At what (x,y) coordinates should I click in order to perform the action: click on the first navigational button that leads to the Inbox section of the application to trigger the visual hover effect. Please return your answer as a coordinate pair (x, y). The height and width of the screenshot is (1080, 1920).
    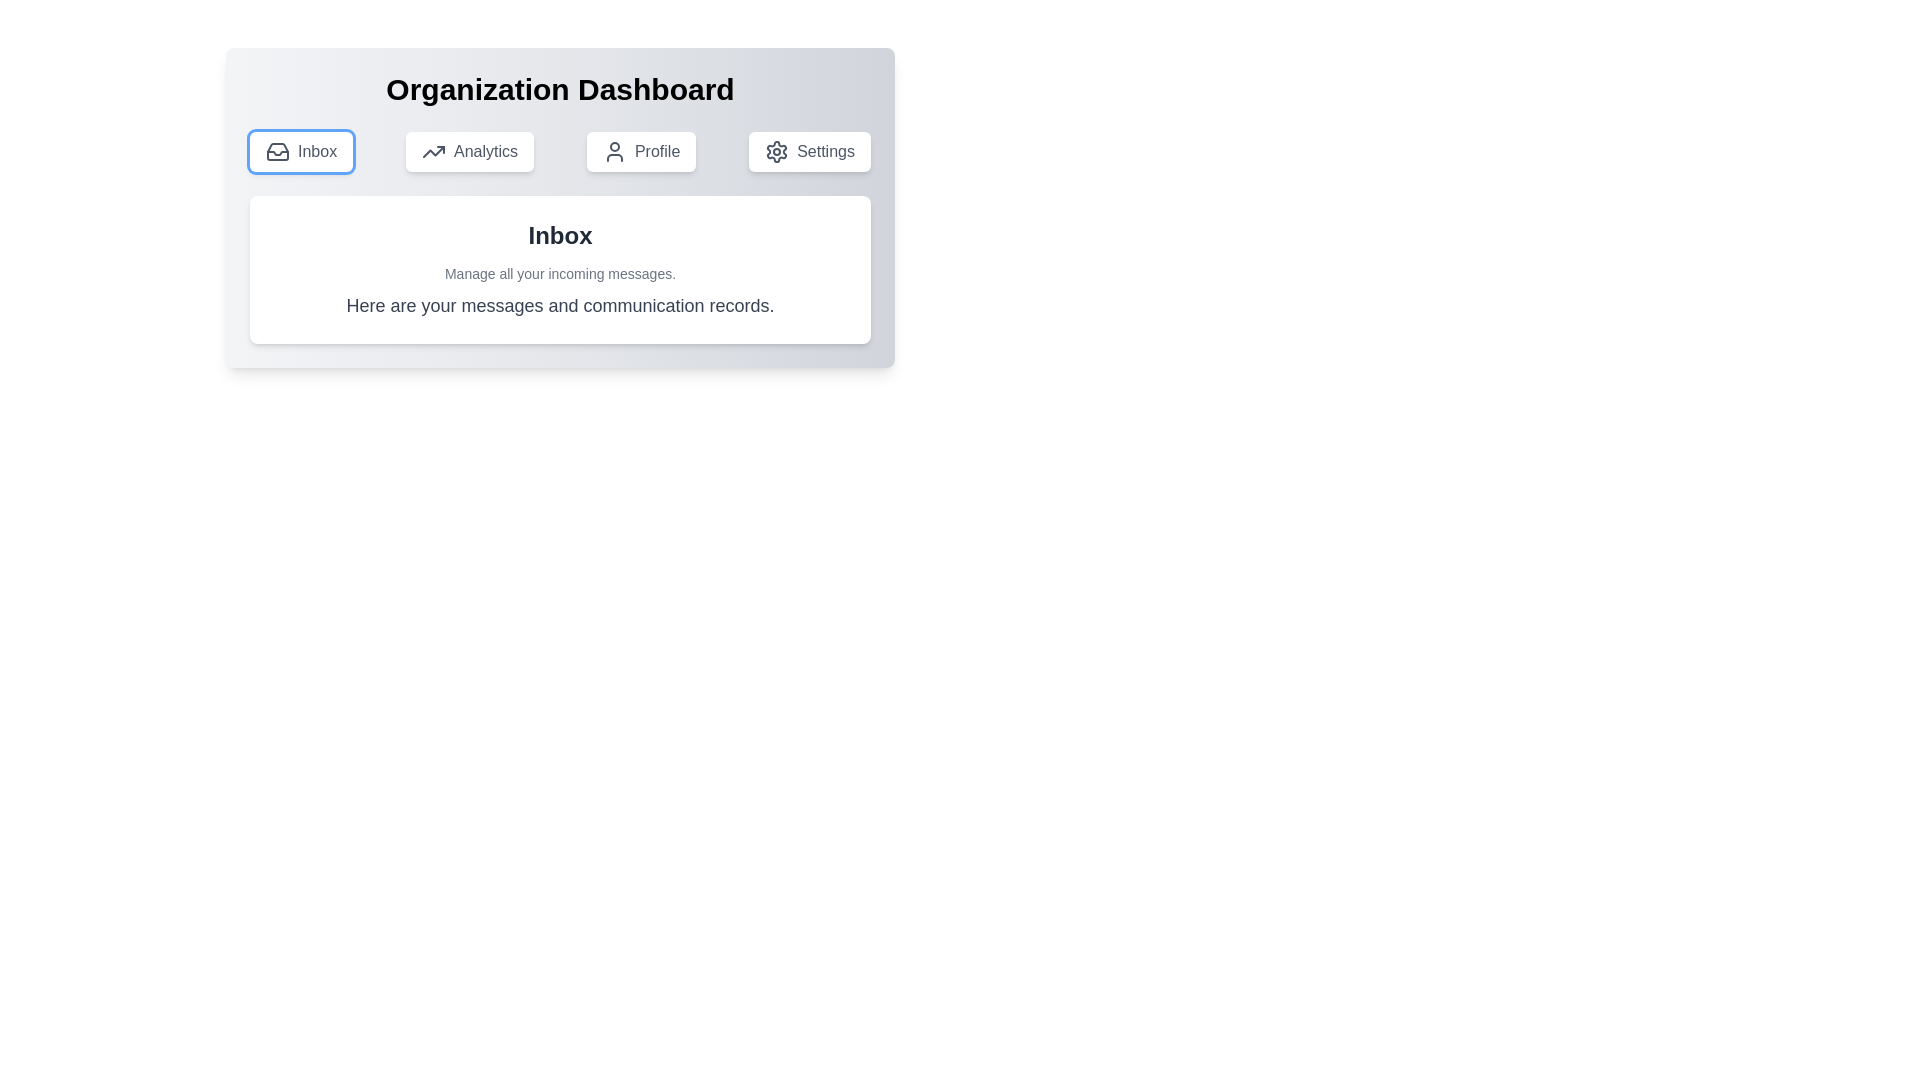
    Looking at the image, I should click on (300, 150).